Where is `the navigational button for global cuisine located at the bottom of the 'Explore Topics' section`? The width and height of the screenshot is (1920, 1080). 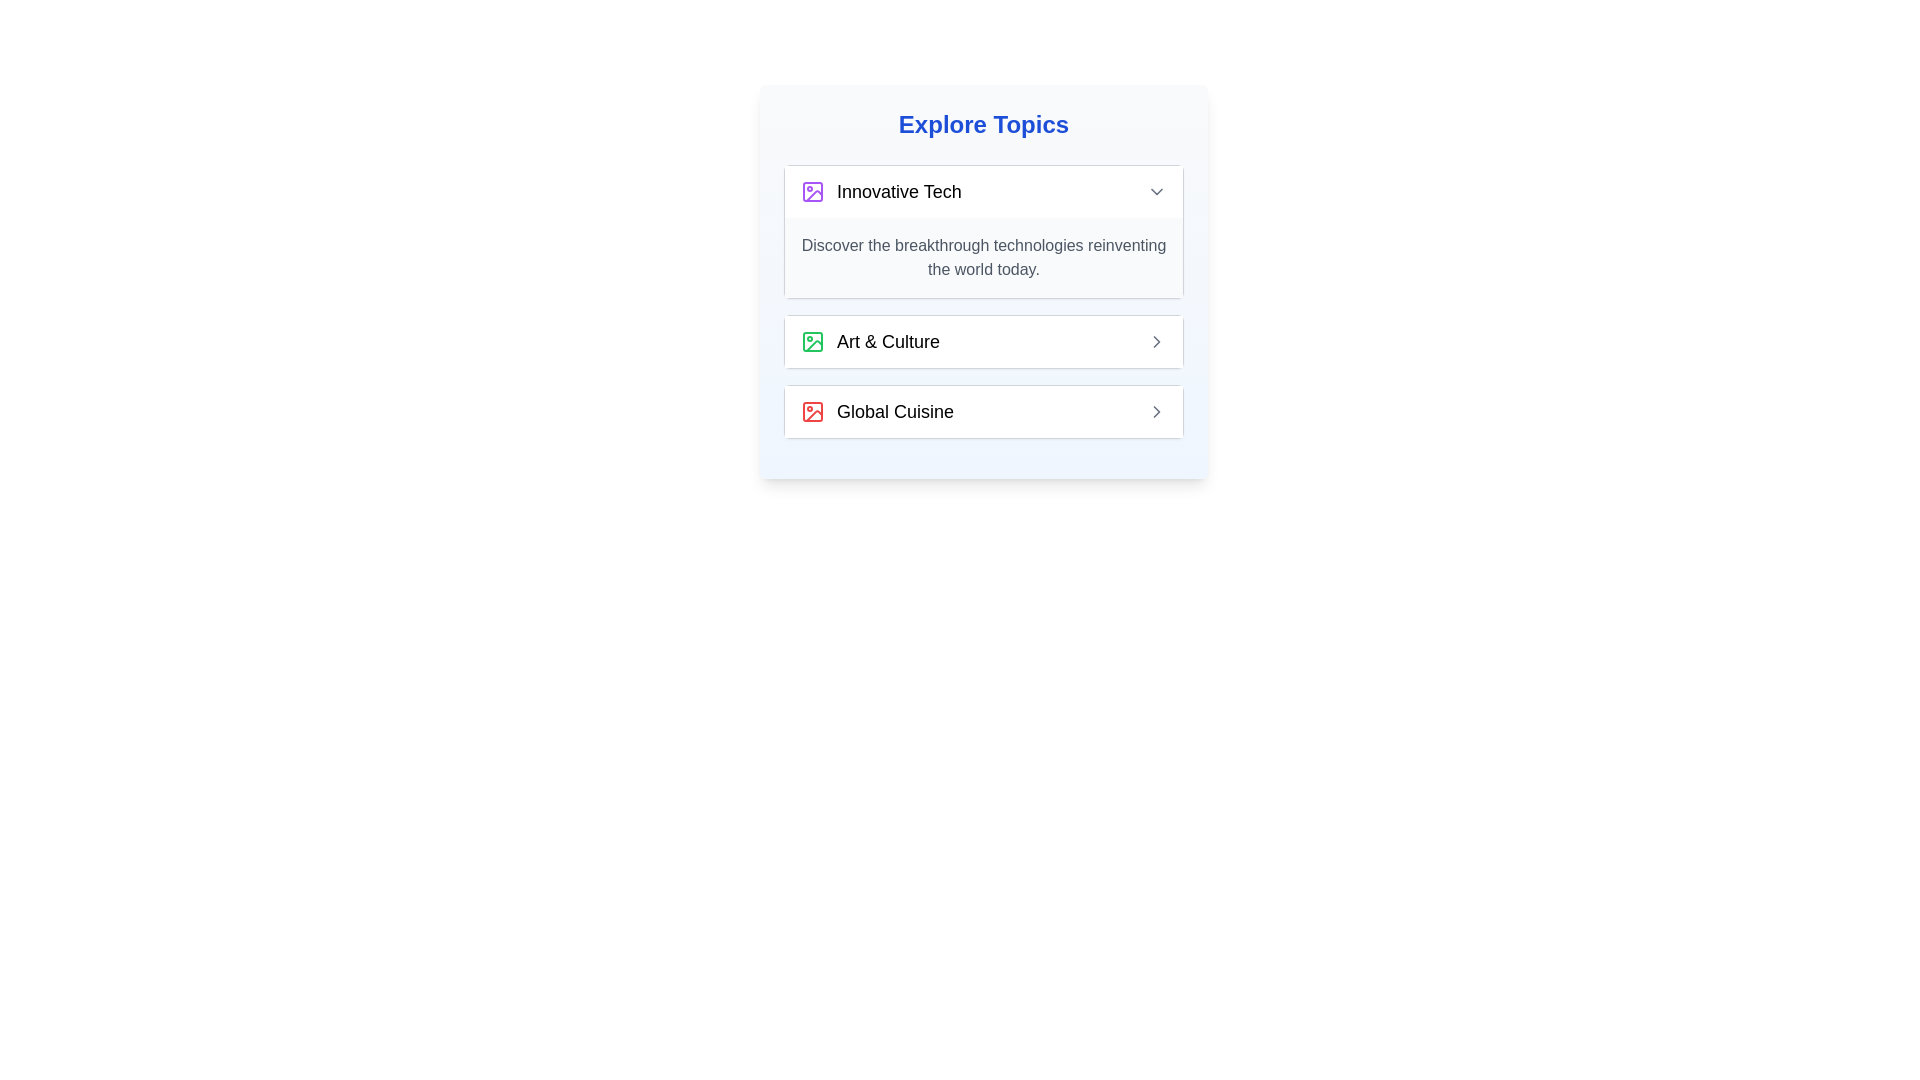
the navigational button for global cuisine located at the bottom of the 'Explore Topics' section is located at coordinates (983, 411).